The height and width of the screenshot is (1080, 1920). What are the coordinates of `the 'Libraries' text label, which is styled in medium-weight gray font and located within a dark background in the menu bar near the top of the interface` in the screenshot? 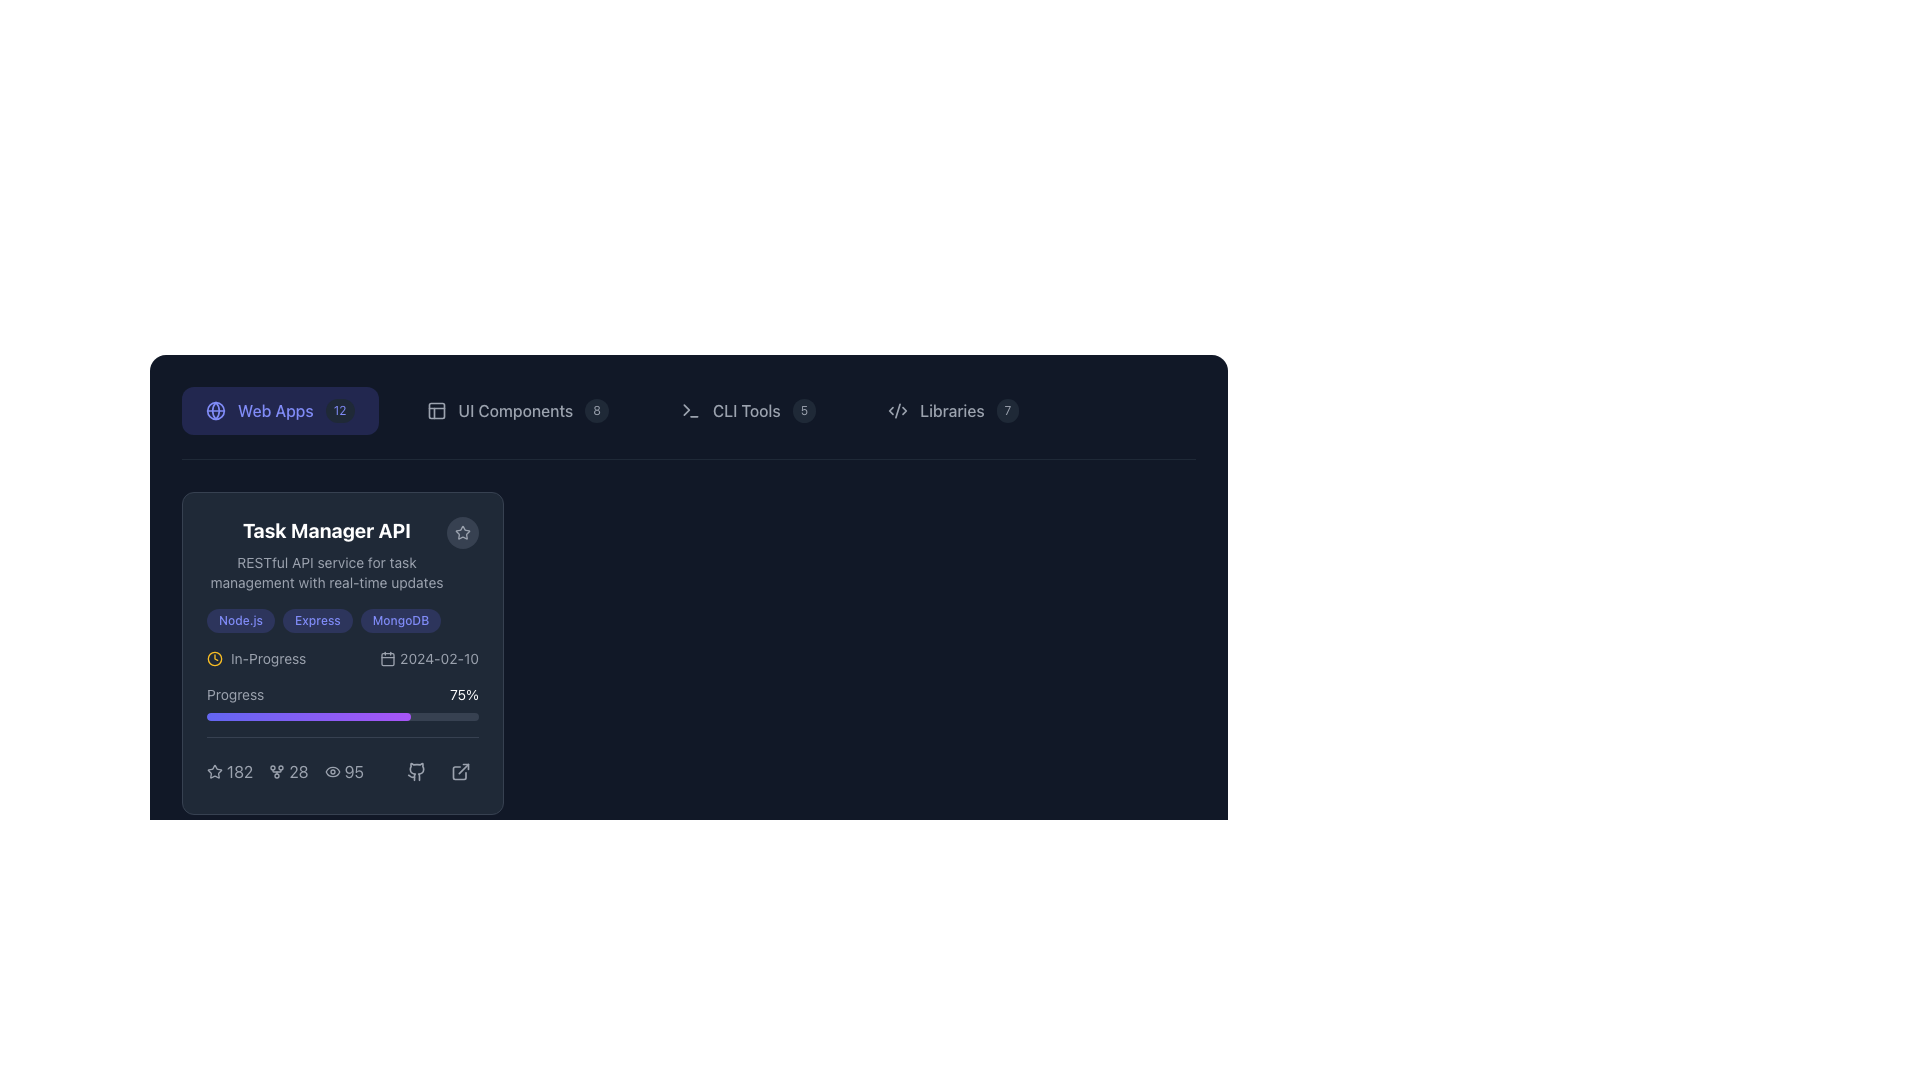 It's located at (951, 410).